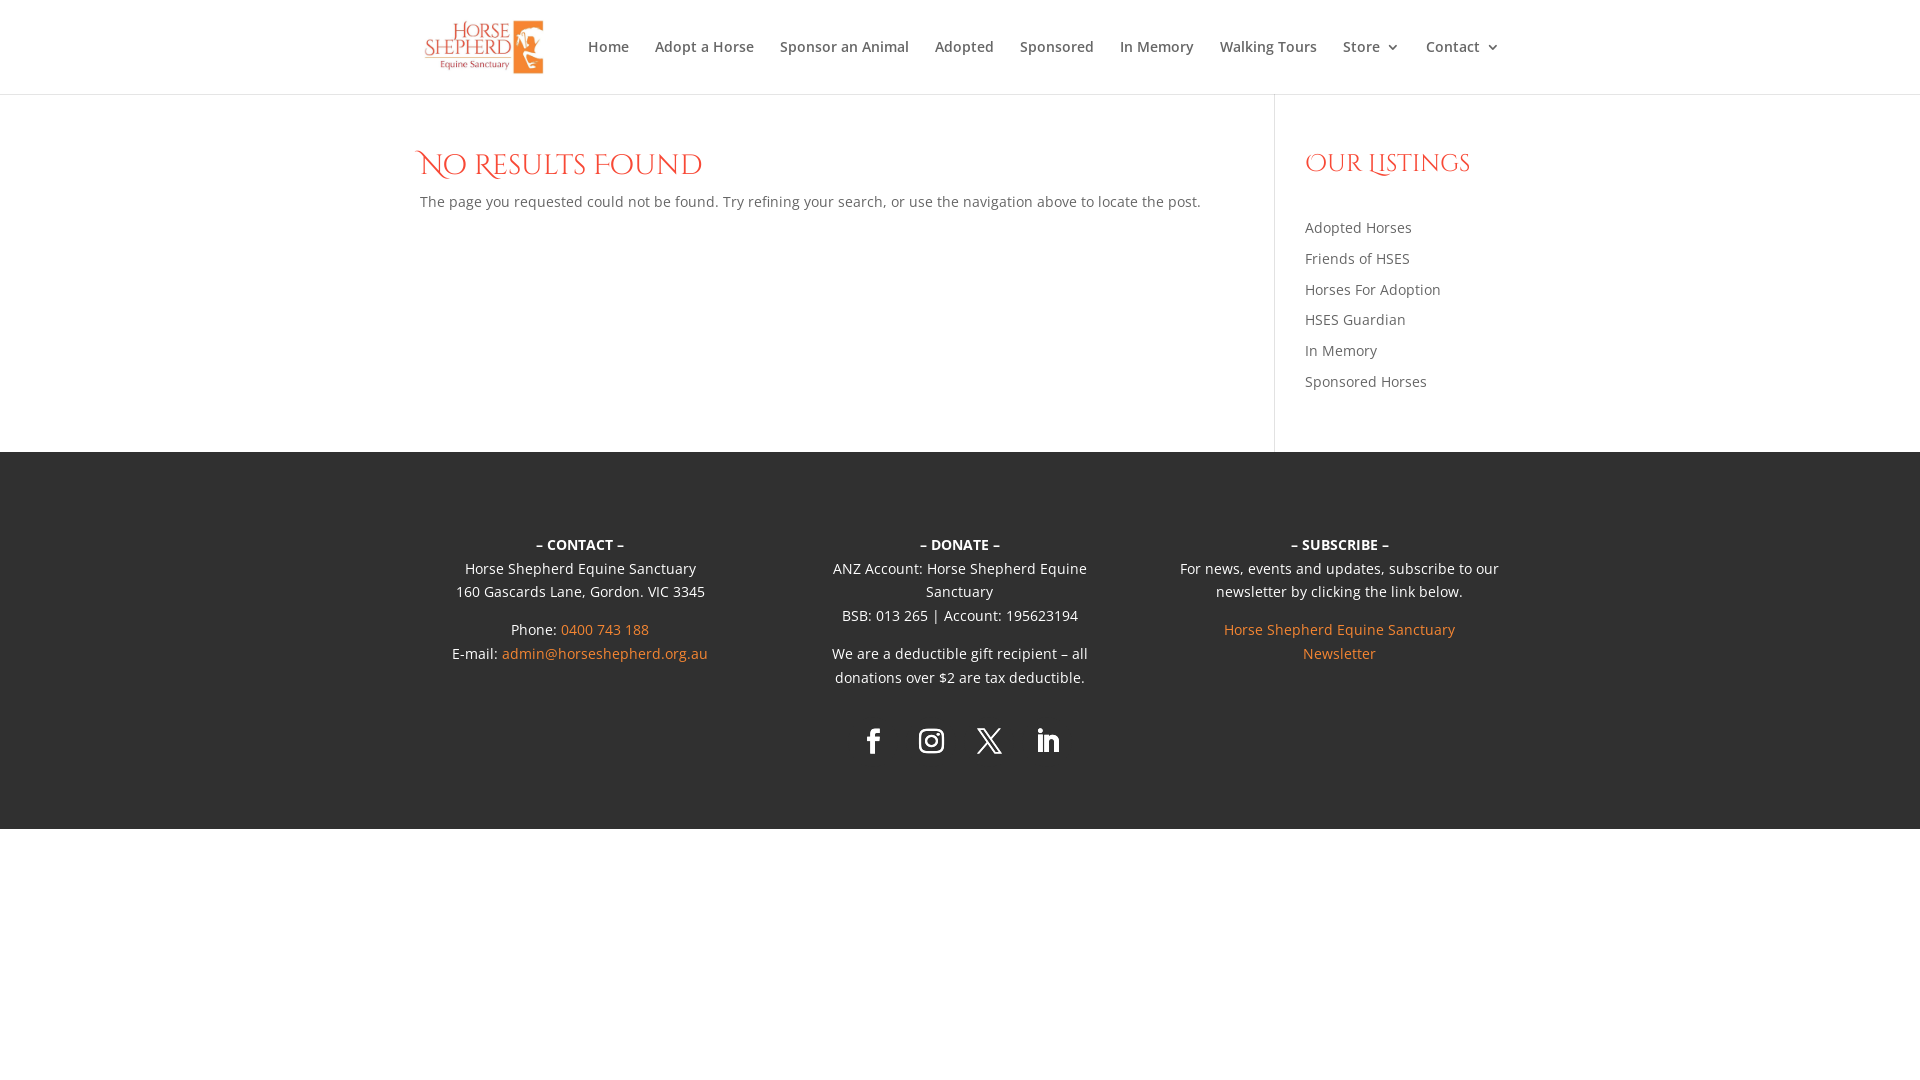  What do you see at coordinates (1045, 741) in the screenshot?
I see `'Follow on LinkedIn'` at bounding box center [1045, 741].